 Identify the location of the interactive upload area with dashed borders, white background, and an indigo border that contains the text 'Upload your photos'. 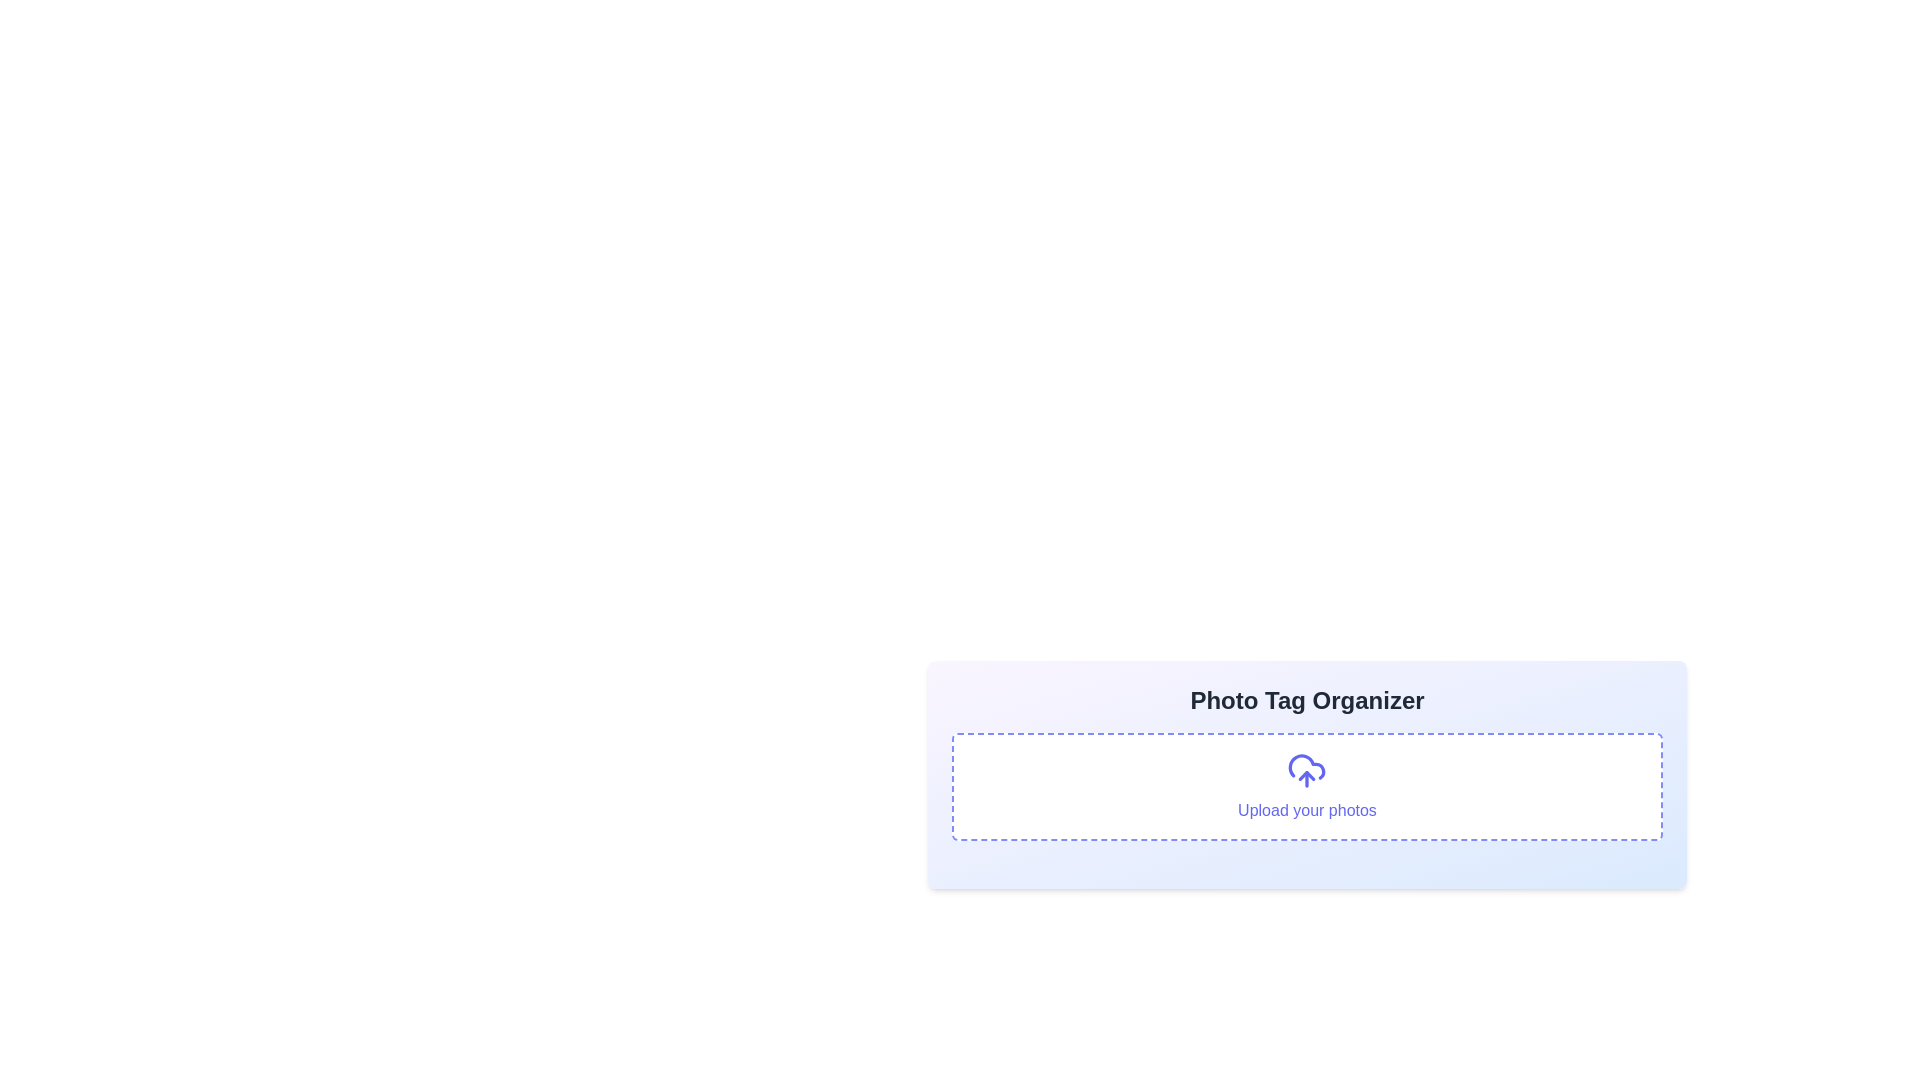
(1307, 785).